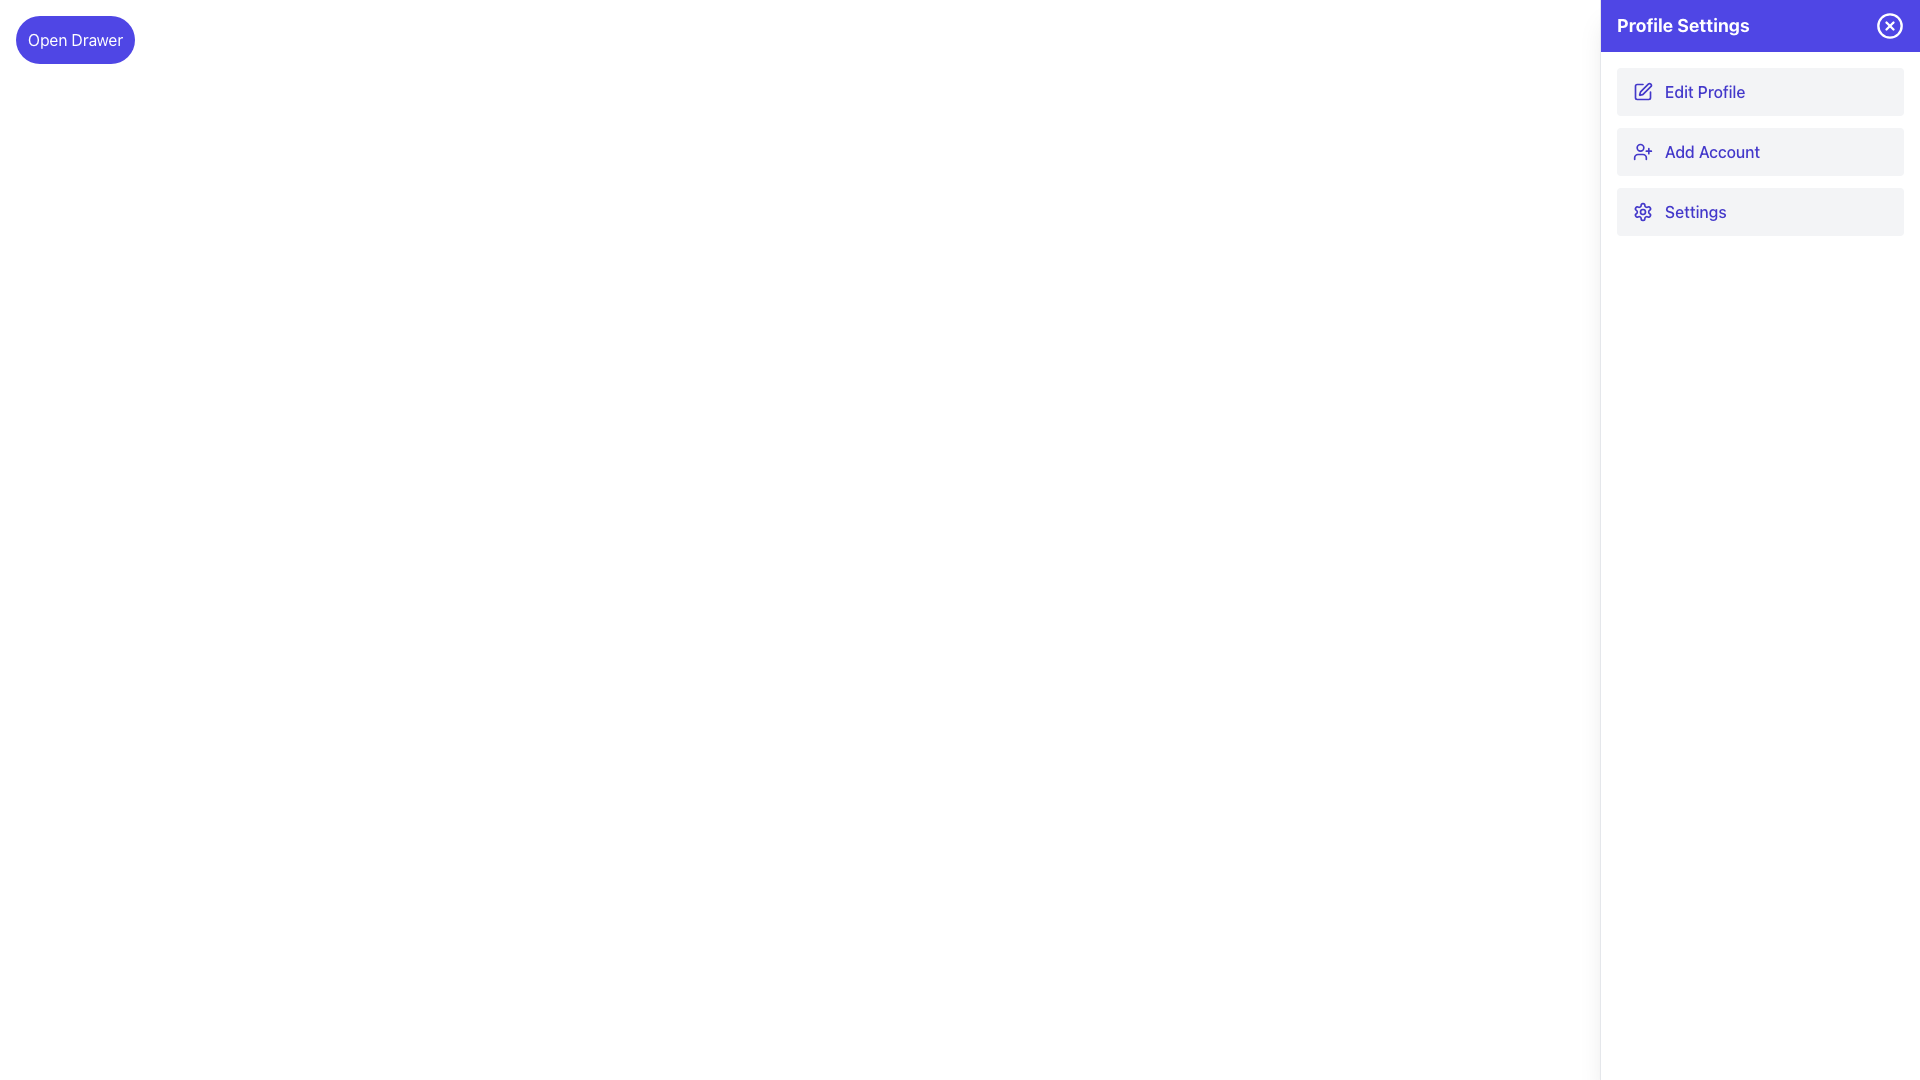 The image size is (1920, 1080). I want to click on the first Interactive button in the vertical list inside the 'Profile Settings' sidebar, so click(1760, 92).